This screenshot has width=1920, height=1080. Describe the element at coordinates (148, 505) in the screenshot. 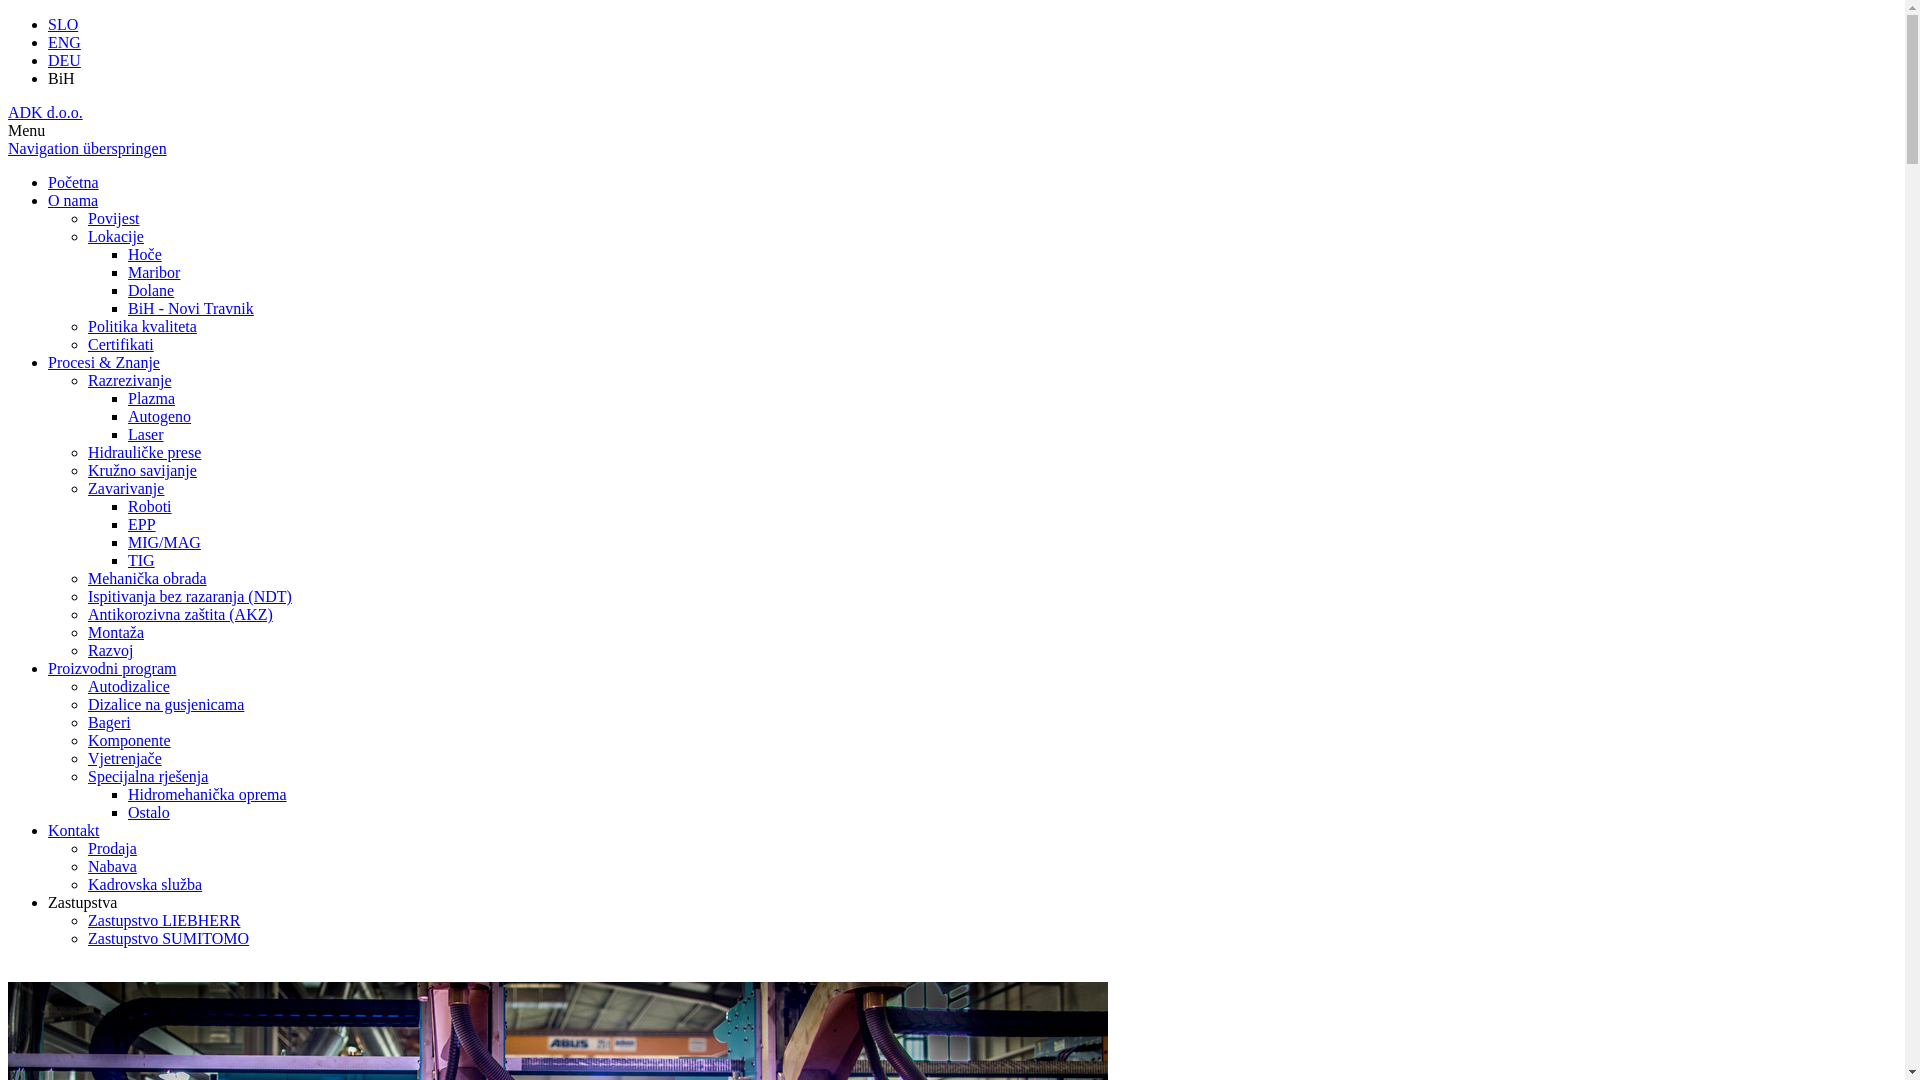

I see `'Roboti'` at that location.